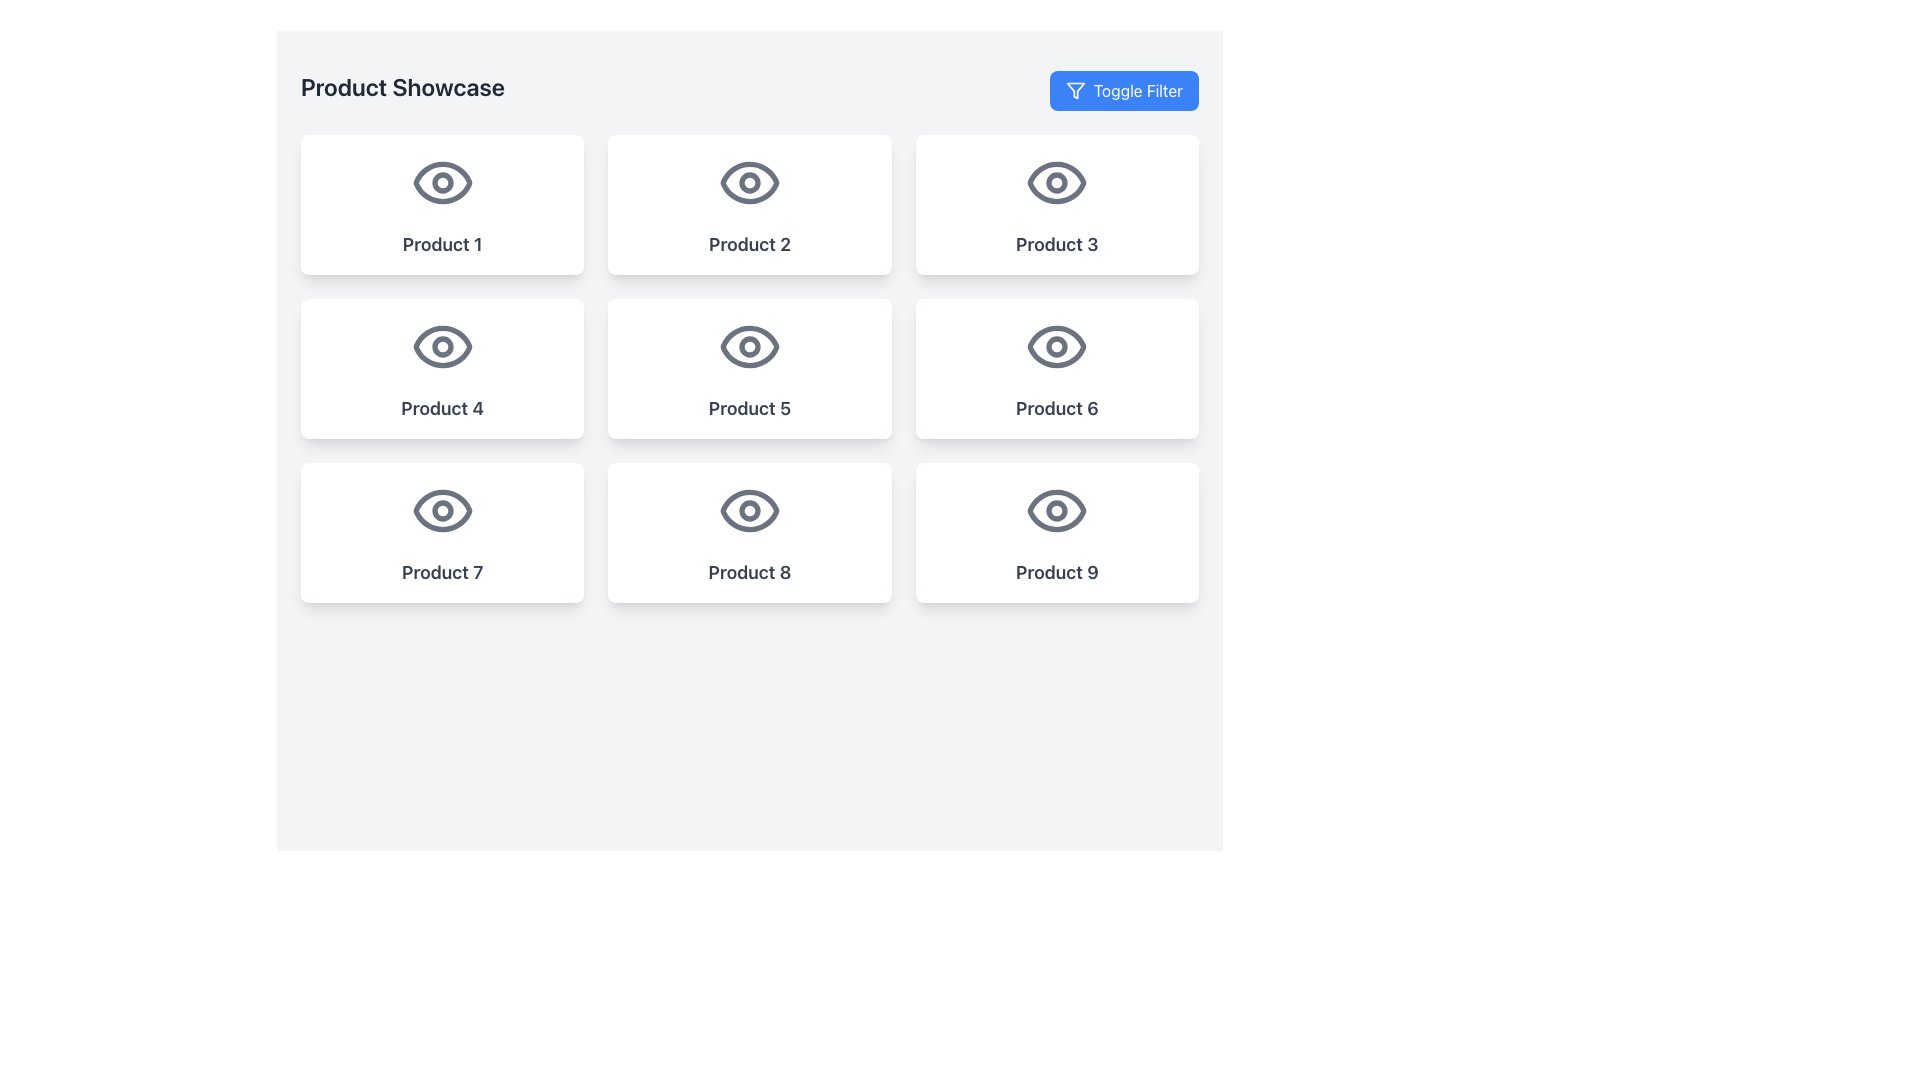 This screenshot has width=1920, height=1080. What do you see at coordinates (1056, 346) in the screenshot?
I see `the central circle of the eye-shaped icon, which is the sixth item in a 3x3 grid layout, located in the second row and third column, beneath the text 'Product 6'` at bounding box center [1056, 346].